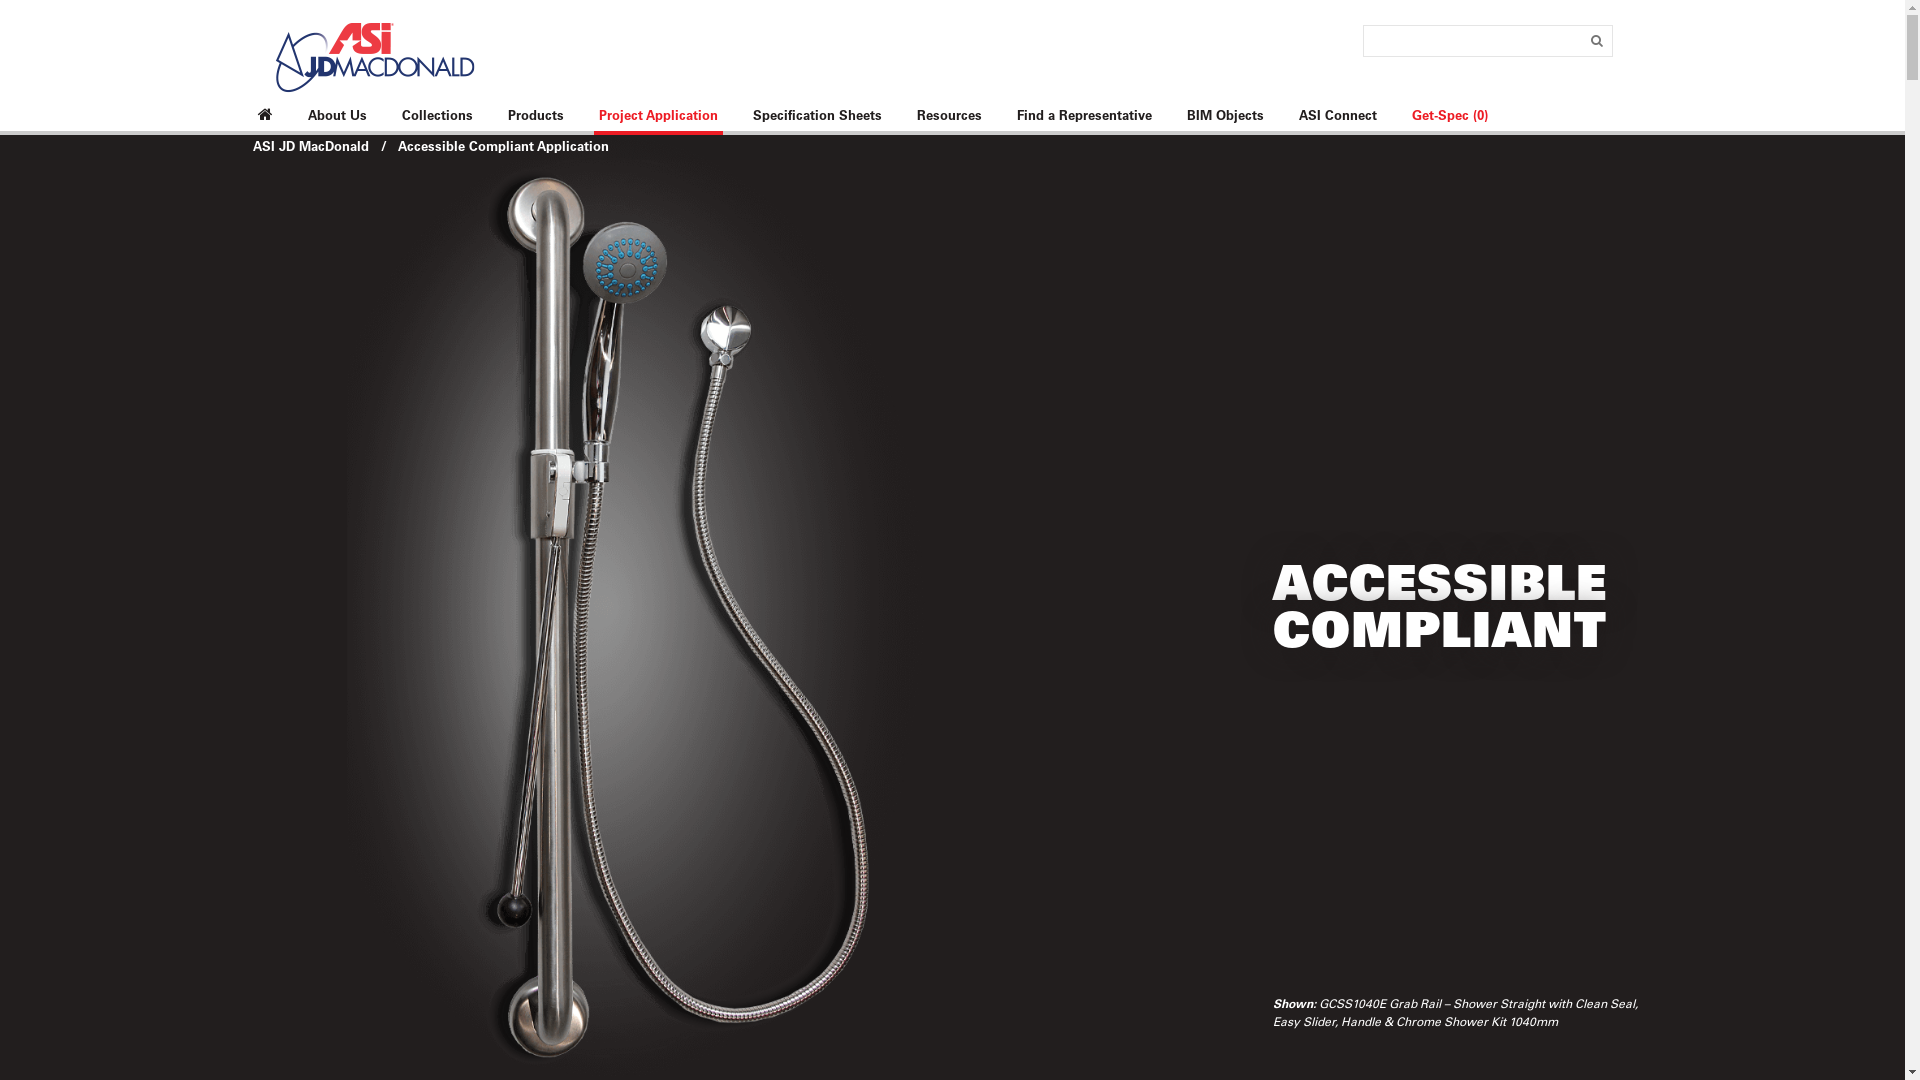  I want to click on 'Get-Spec (0)', so click(1405, 118).